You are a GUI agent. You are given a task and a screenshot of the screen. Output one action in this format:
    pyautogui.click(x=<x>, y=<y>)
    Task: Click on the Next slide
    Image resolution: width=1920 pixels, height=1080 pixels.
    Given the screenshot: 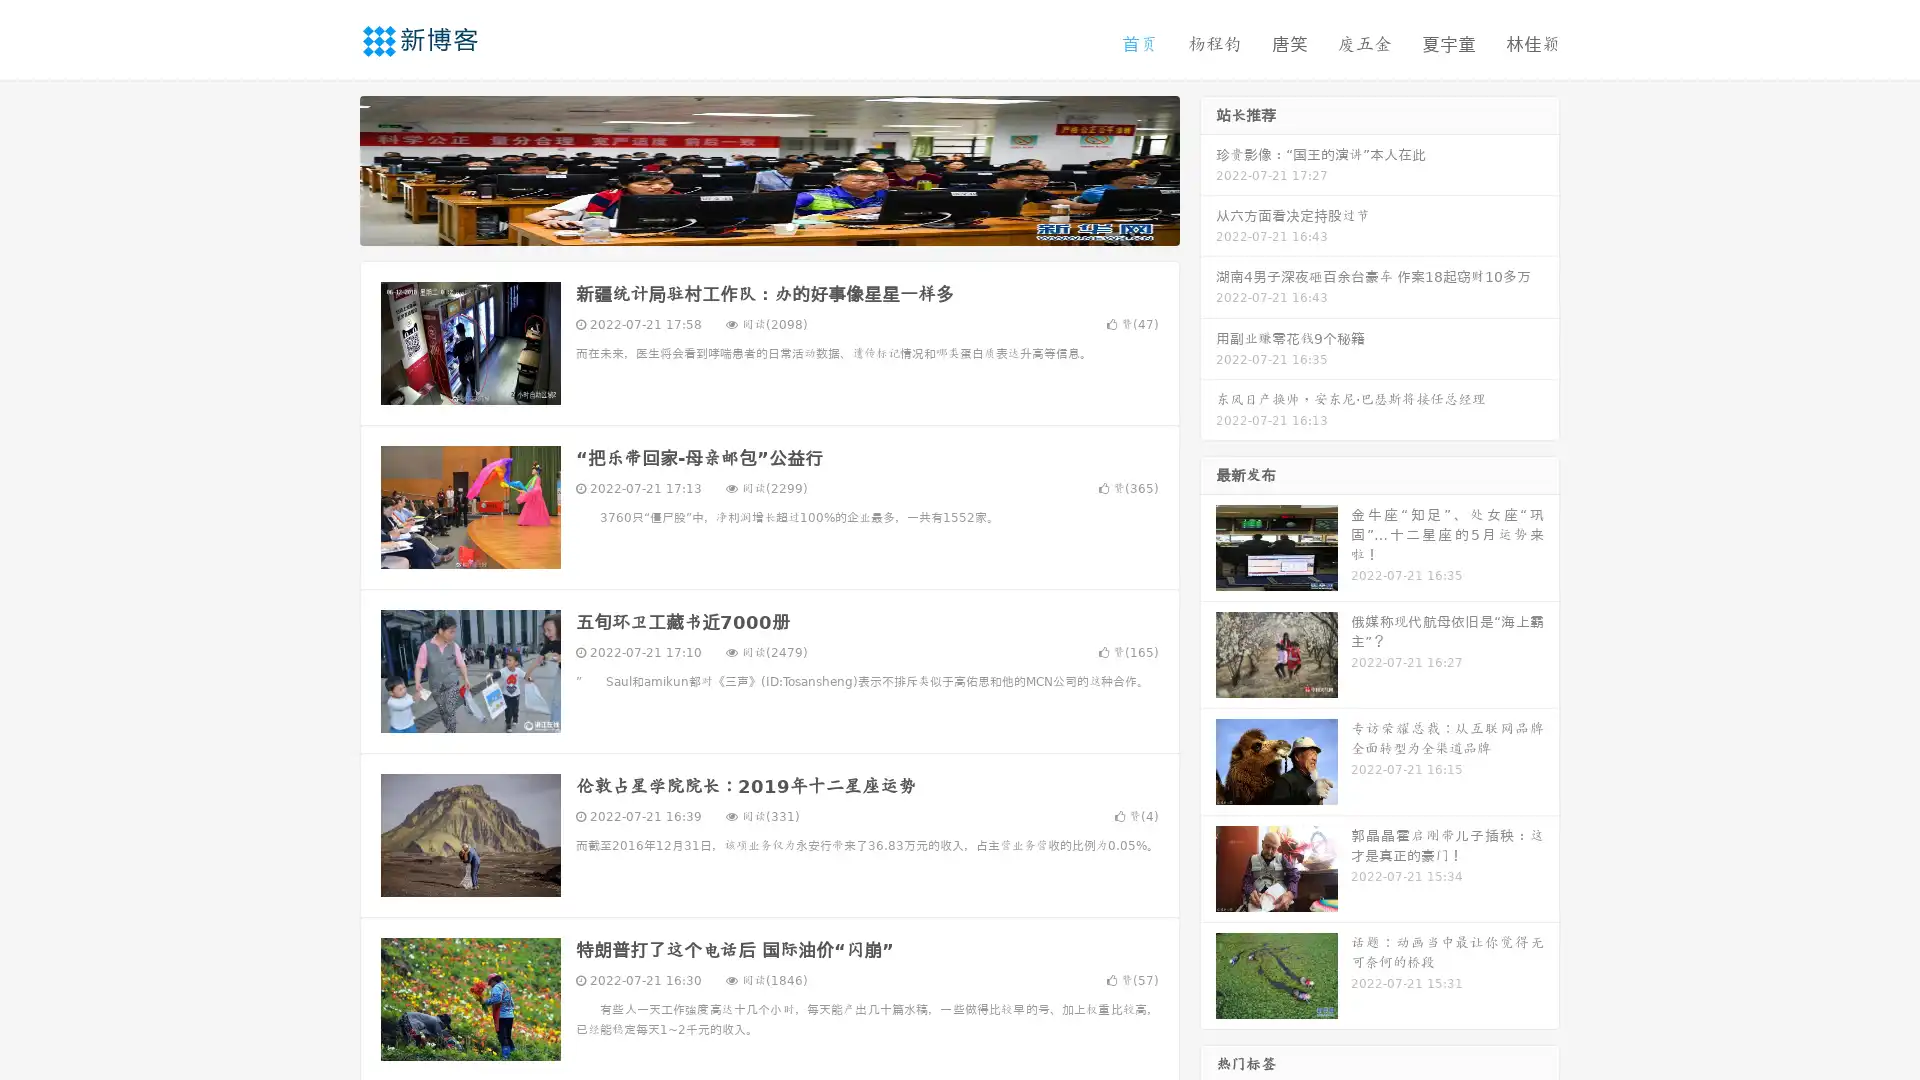 What is the action you would take?
    pyautogui.click(x=1208, y=168)
    